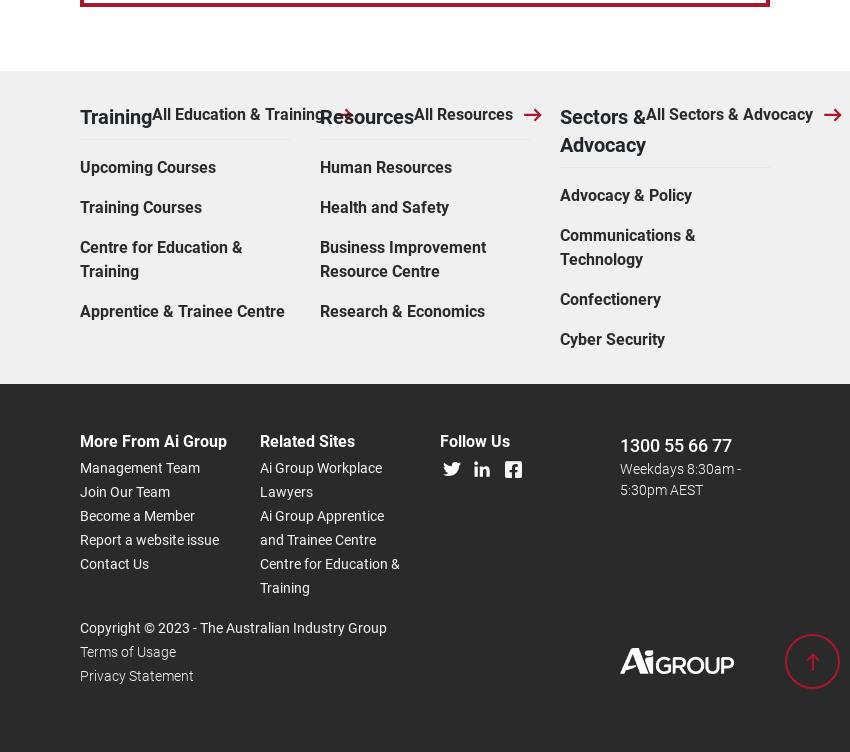  Describe the element at coordinates (137, 452) in the screenshot. I see `'Privacy Statement'` at that location.